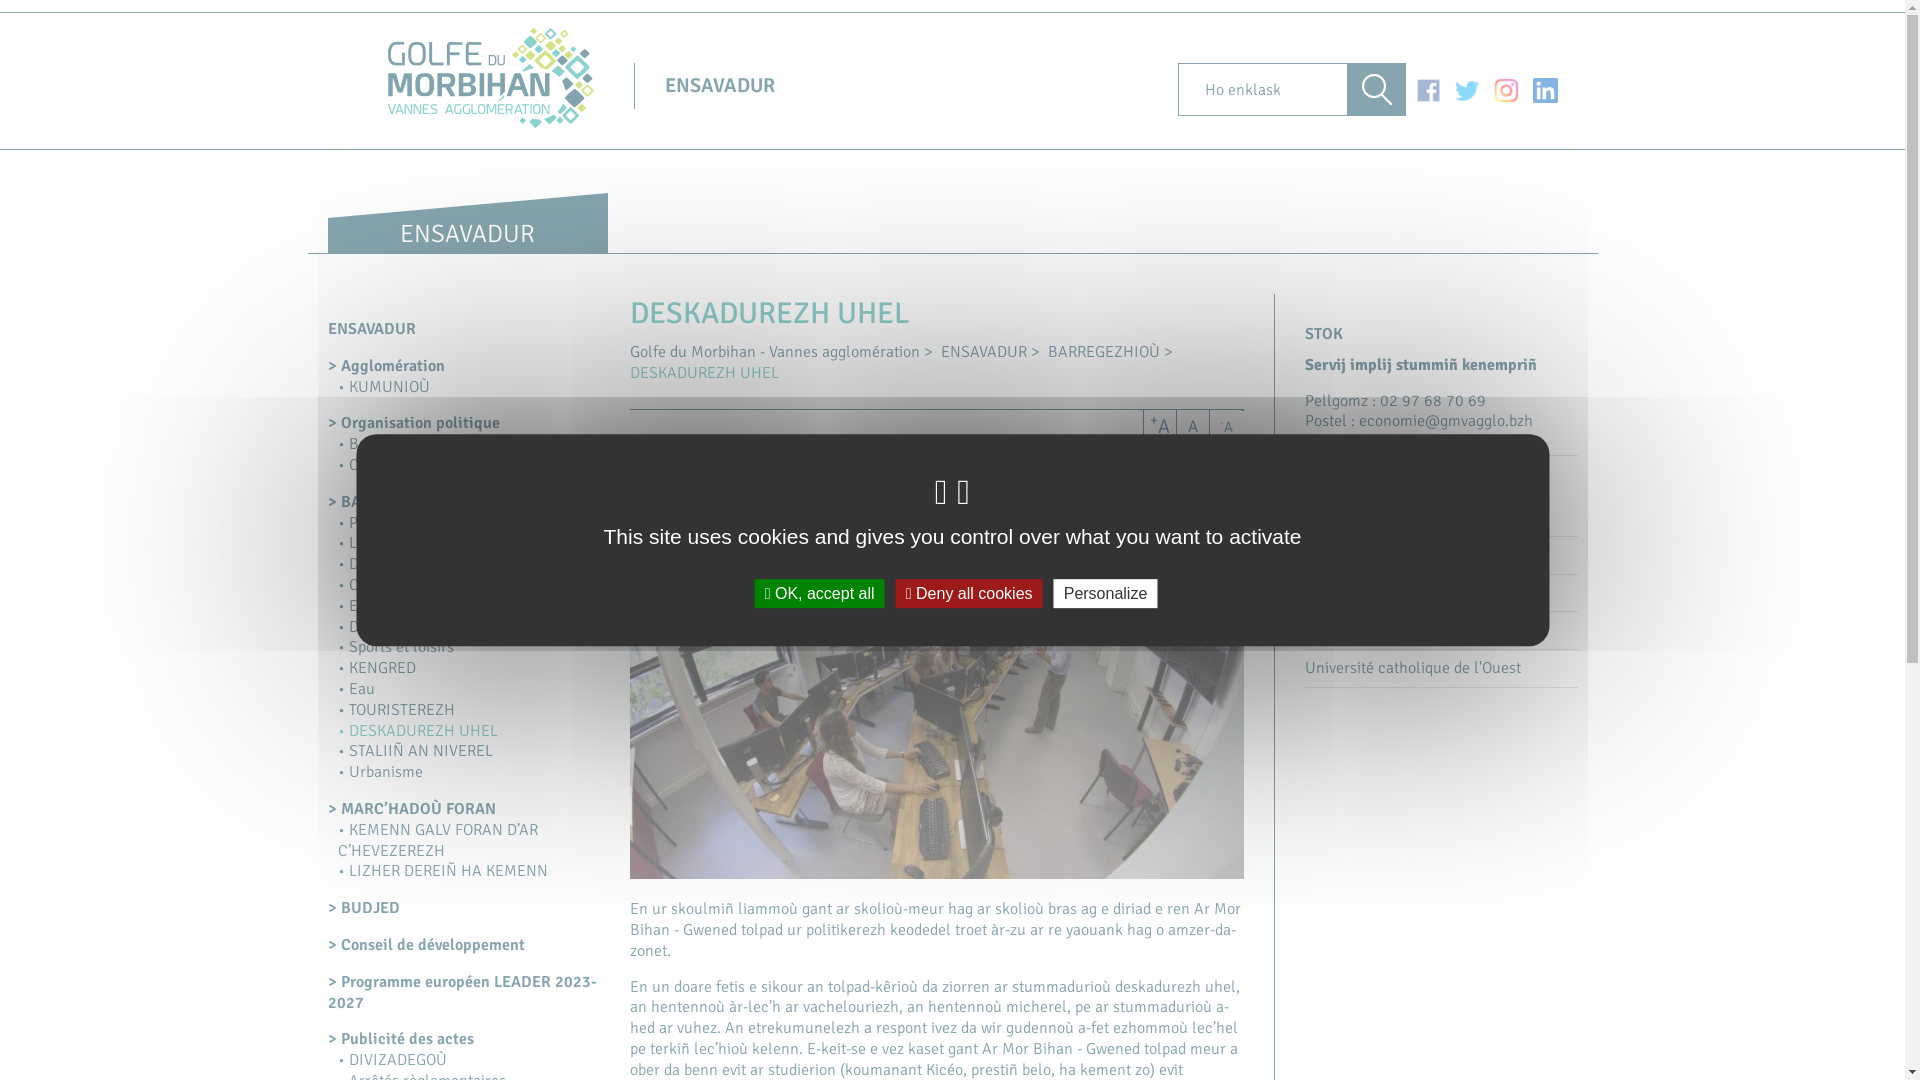 This screenshot has height=1080, width=1920. I want to click on 'Bureau communautaire', so click(423, 442).